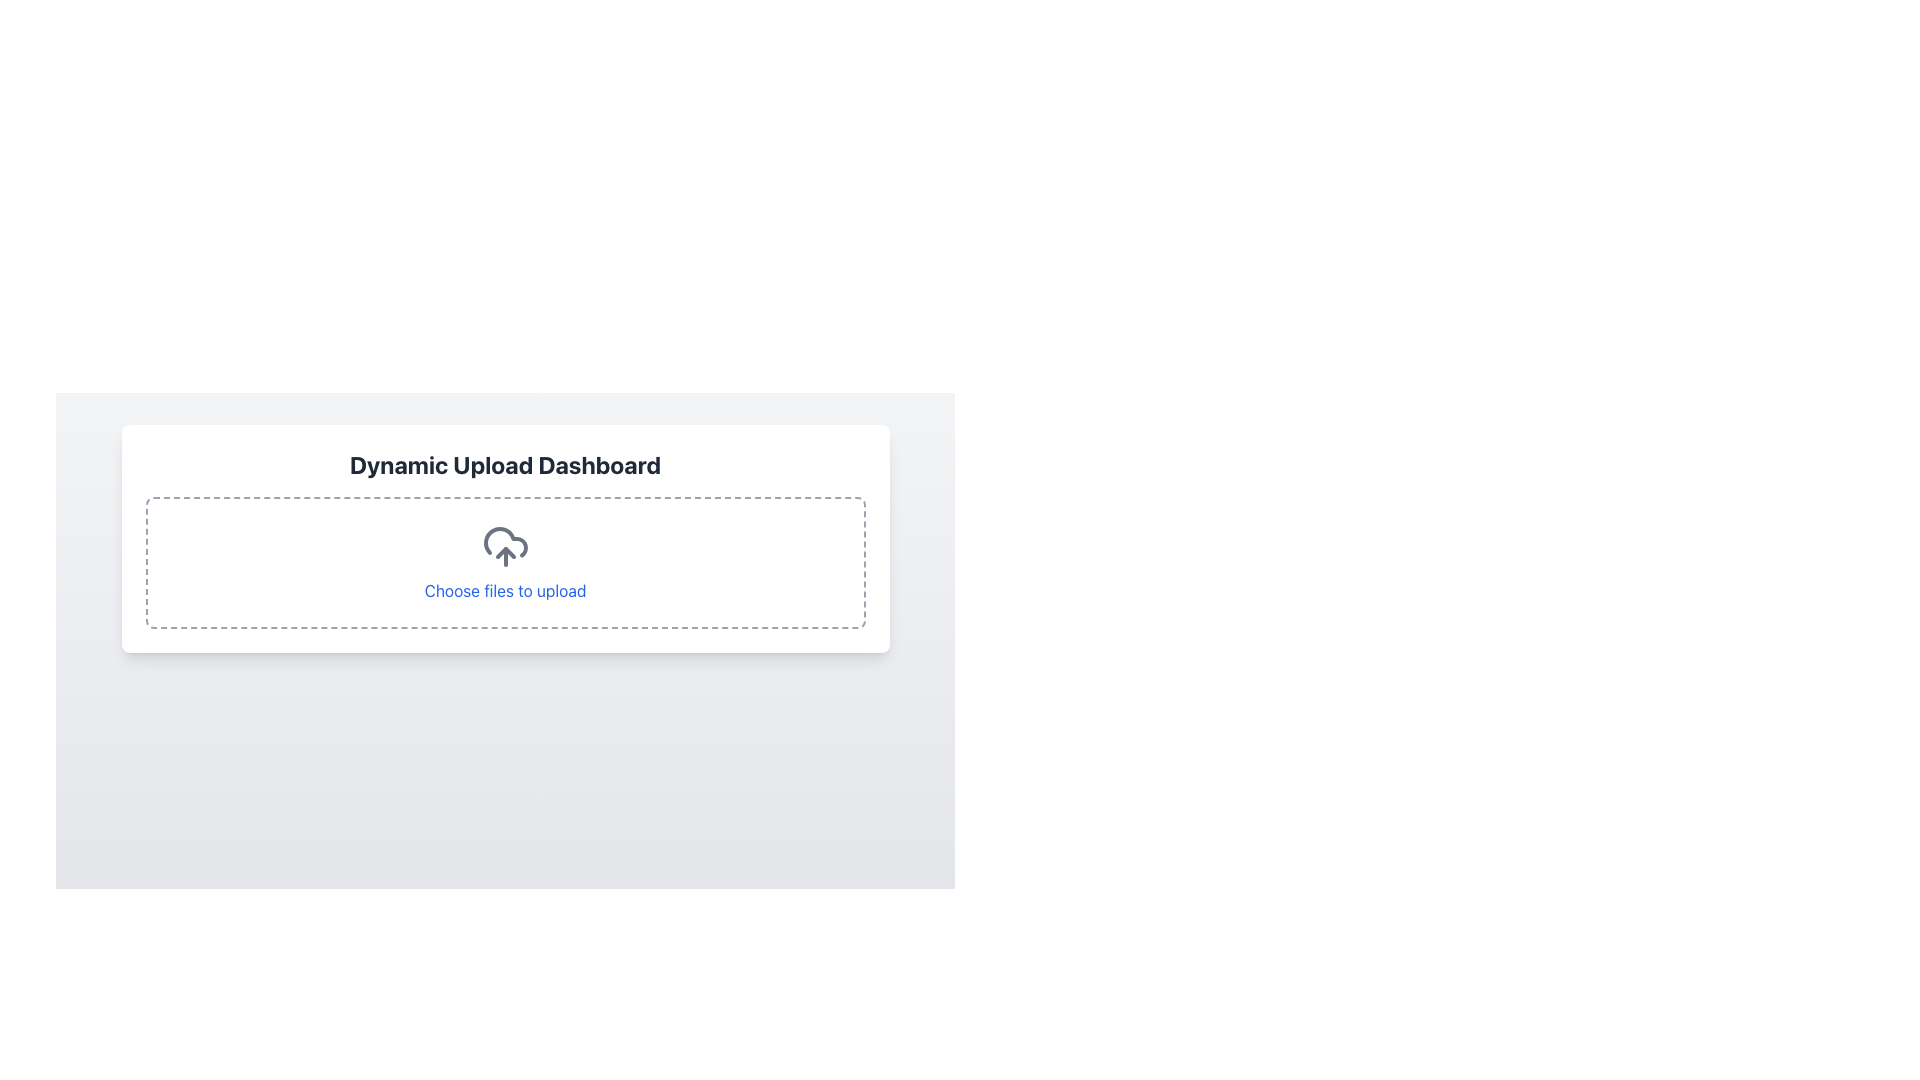  Describe the element at coordinates (505, 547) in the screenshot. I see `the decorative file upload icon located within the dashed bordered area, which is situated below the 'Dynamic Upload Dashboard' title and above the 'Choose files to upload' text` at that location.